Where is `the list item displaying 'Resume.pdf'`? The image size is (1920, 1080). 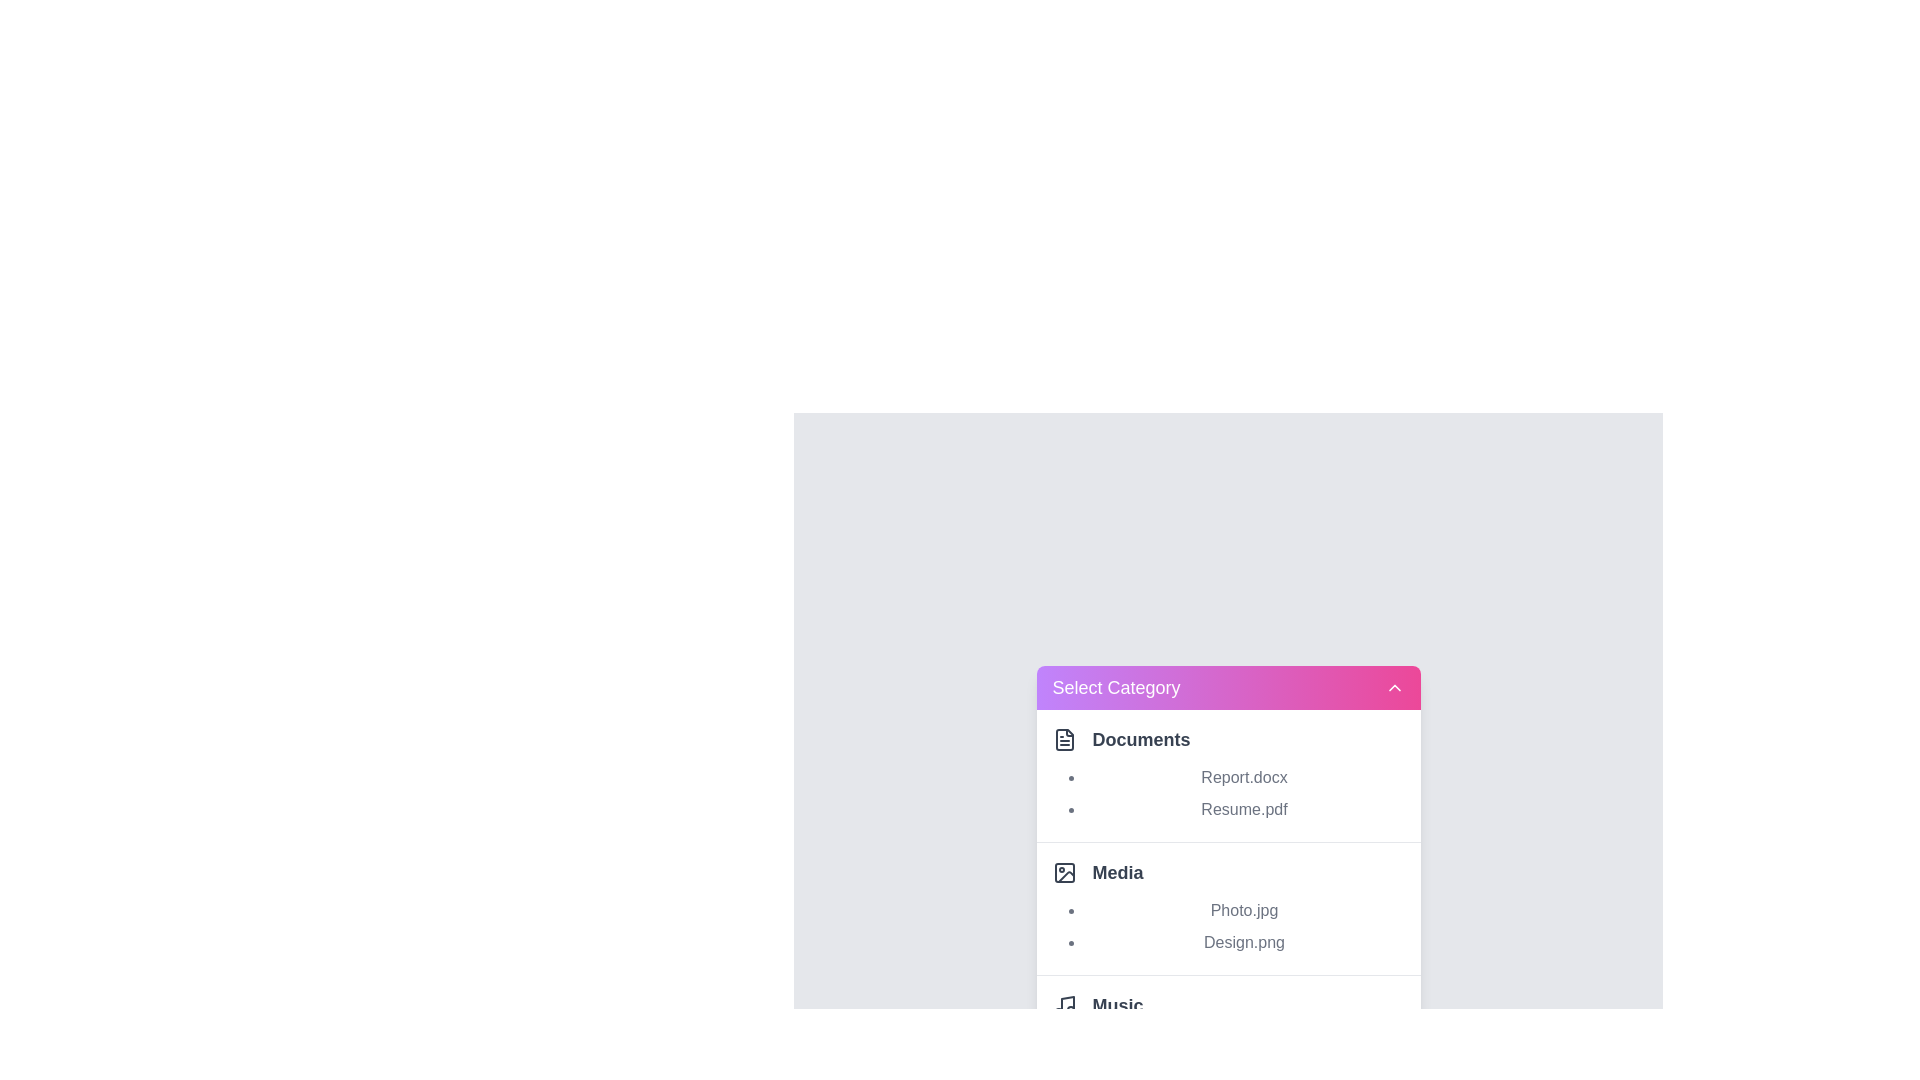 the list item displaying 'Resume.pdf' is located at coordinates (1243, 808).